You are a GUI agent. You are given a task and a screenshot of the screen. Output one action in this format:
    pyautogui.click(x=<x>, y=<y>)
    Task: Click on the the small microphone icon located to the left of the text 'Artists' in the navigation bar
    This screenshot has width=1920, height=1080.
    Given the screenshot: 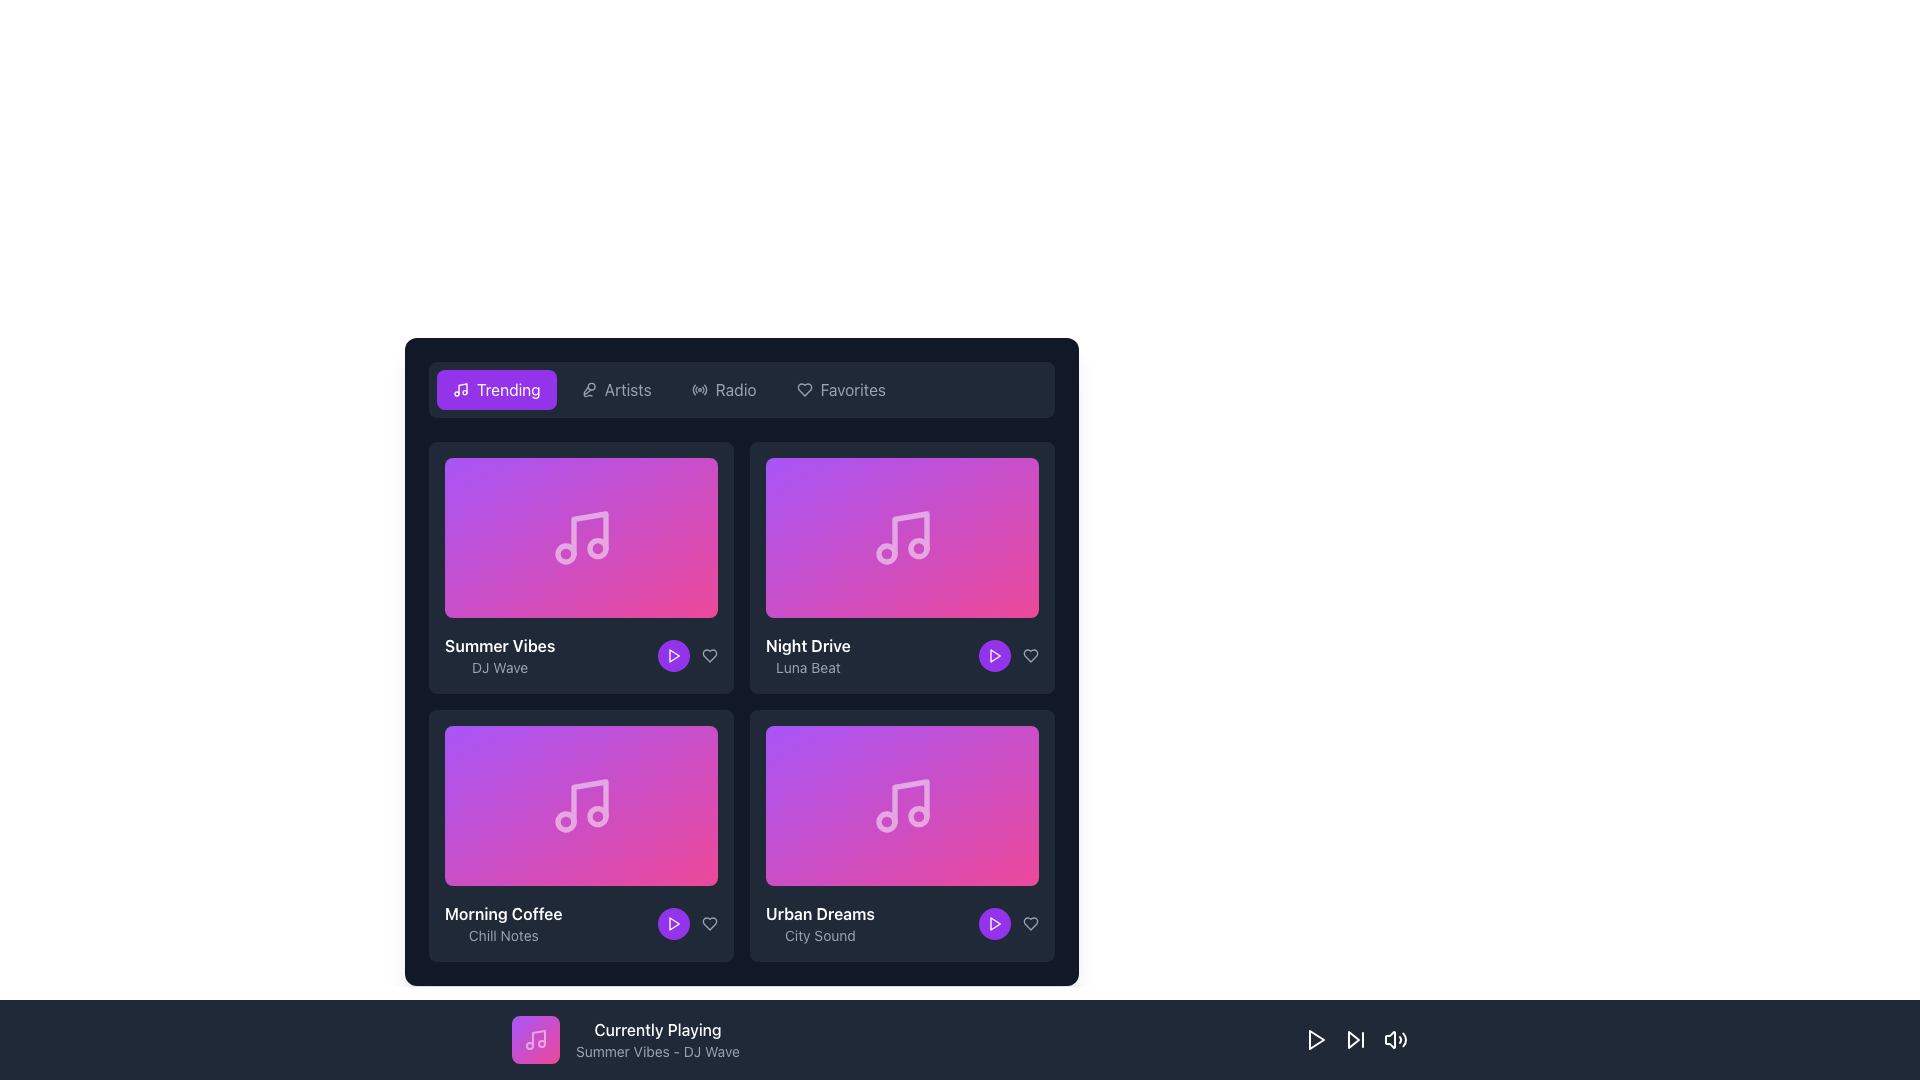 What is the action you would take?
    pyautogui.click(x=587, y=389)
    